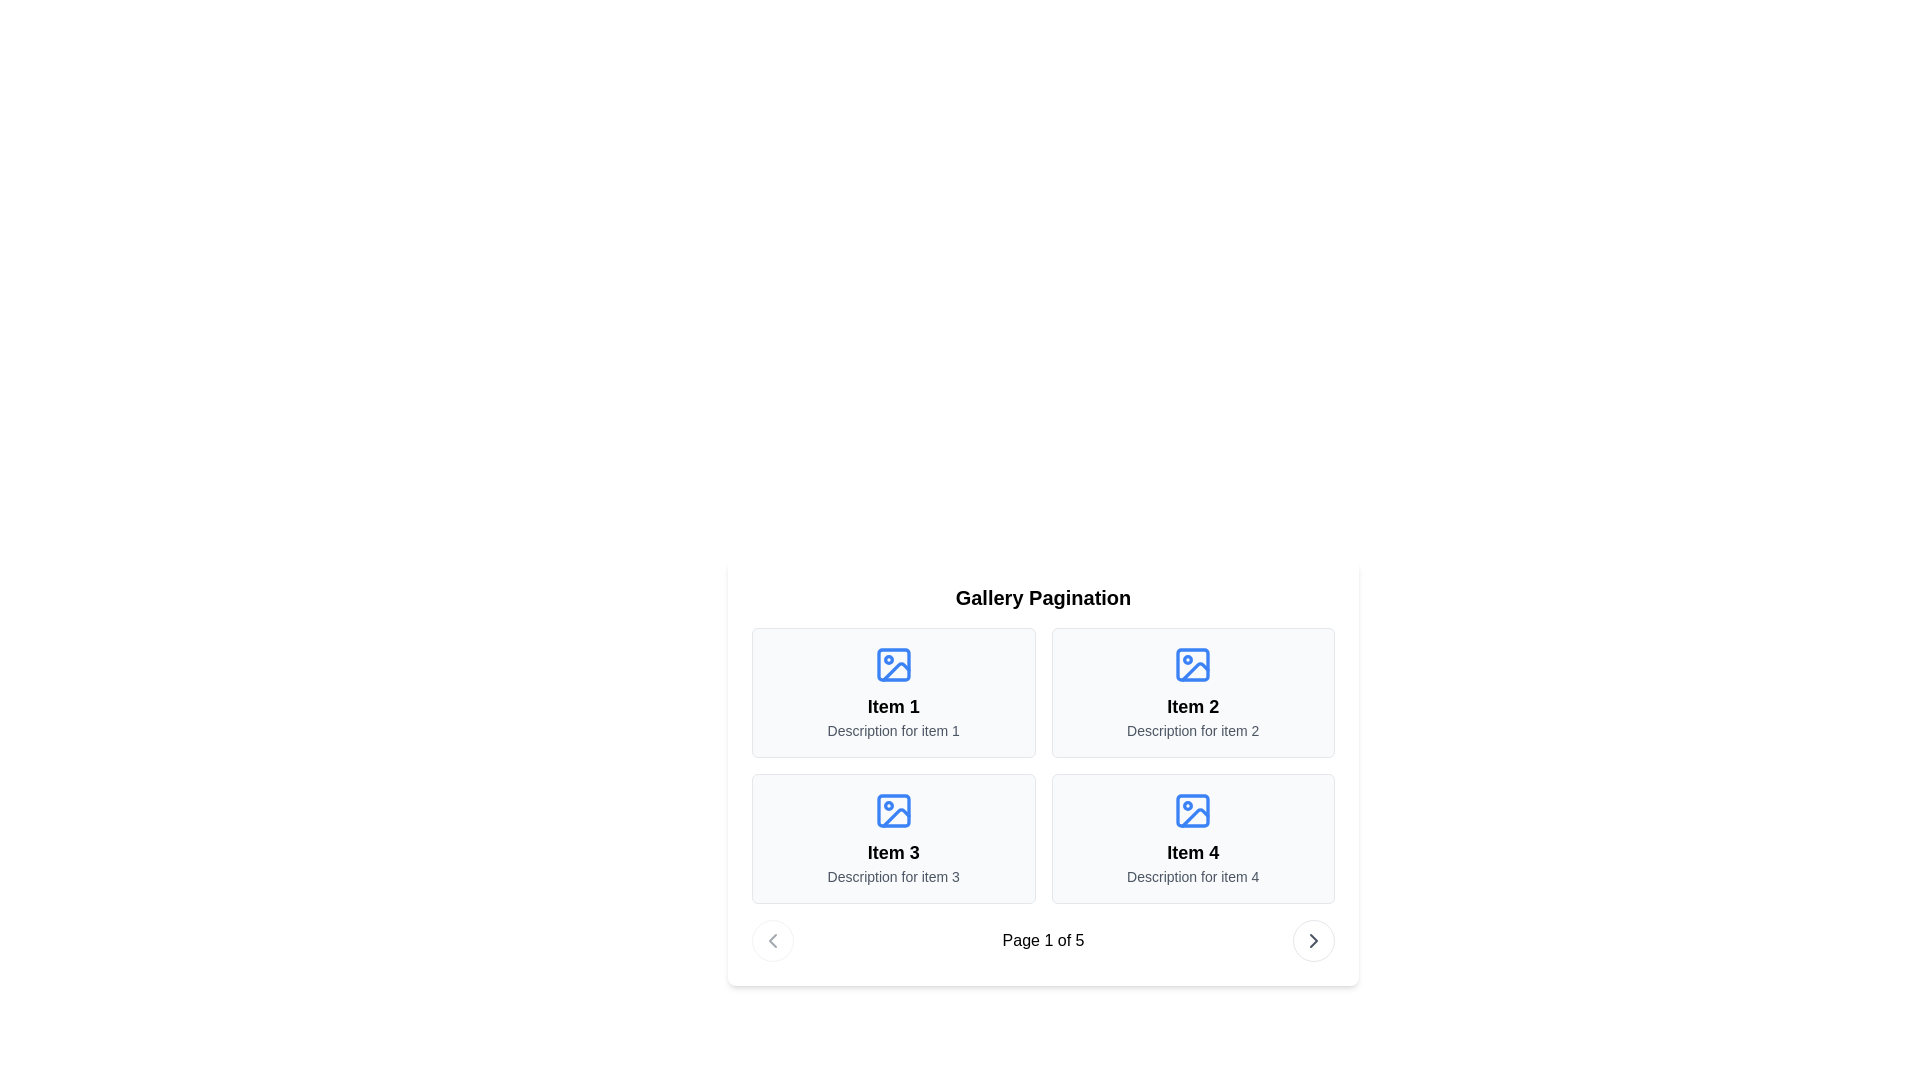 This screenshot has width=1920, height=1080. I want to click on the right-pointing chevron icon within the circular button located at the bottom-right of the 'Gallery Pagination' section, so click(1314, 941).